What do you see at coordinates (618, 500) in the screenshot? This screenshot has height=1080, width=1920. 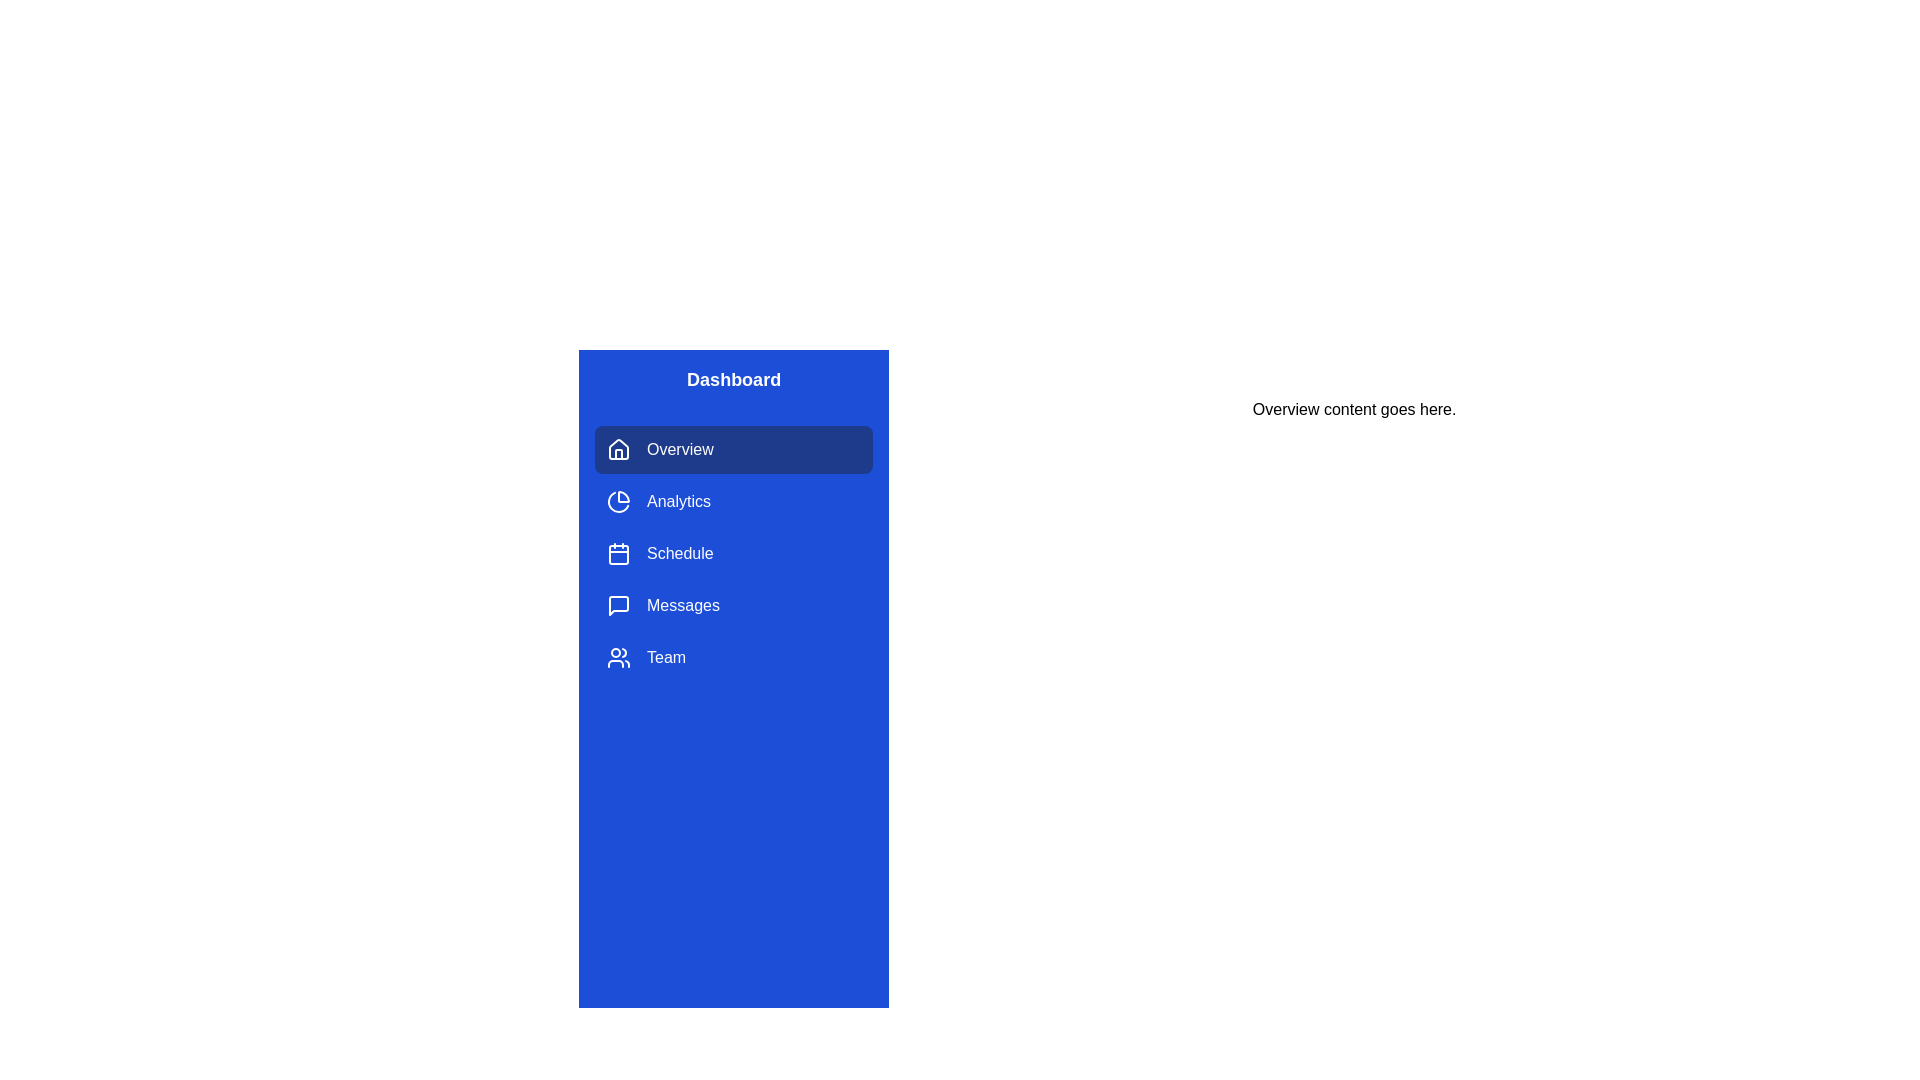 I see `the pie chart icon in the sidebar next to the 'Analytics' text` at bounding box center [618, 500].